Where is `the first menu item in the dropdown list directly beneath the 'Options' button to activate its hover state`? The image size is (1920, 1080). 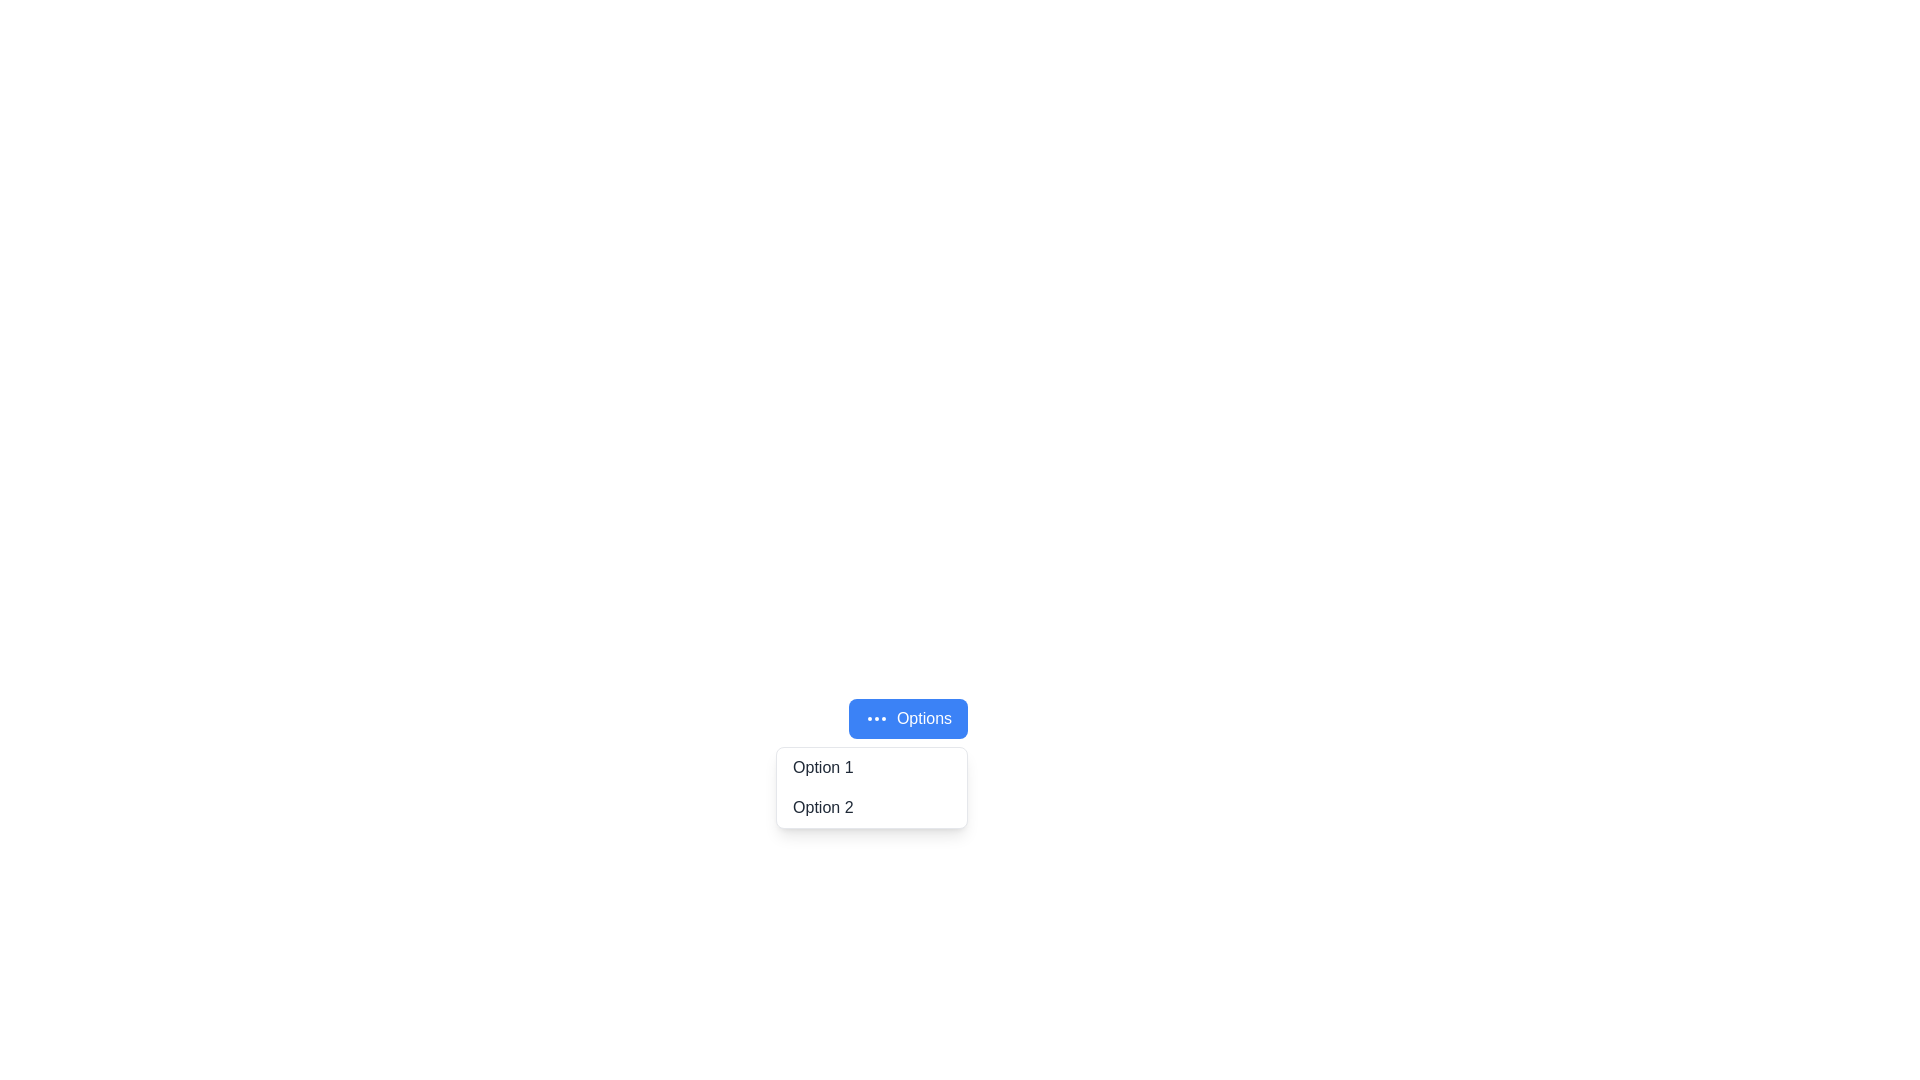 the first menu item in the dropdown list directly beneath the 'Options' button to activate its hover state is located at coordinates (872, 766).